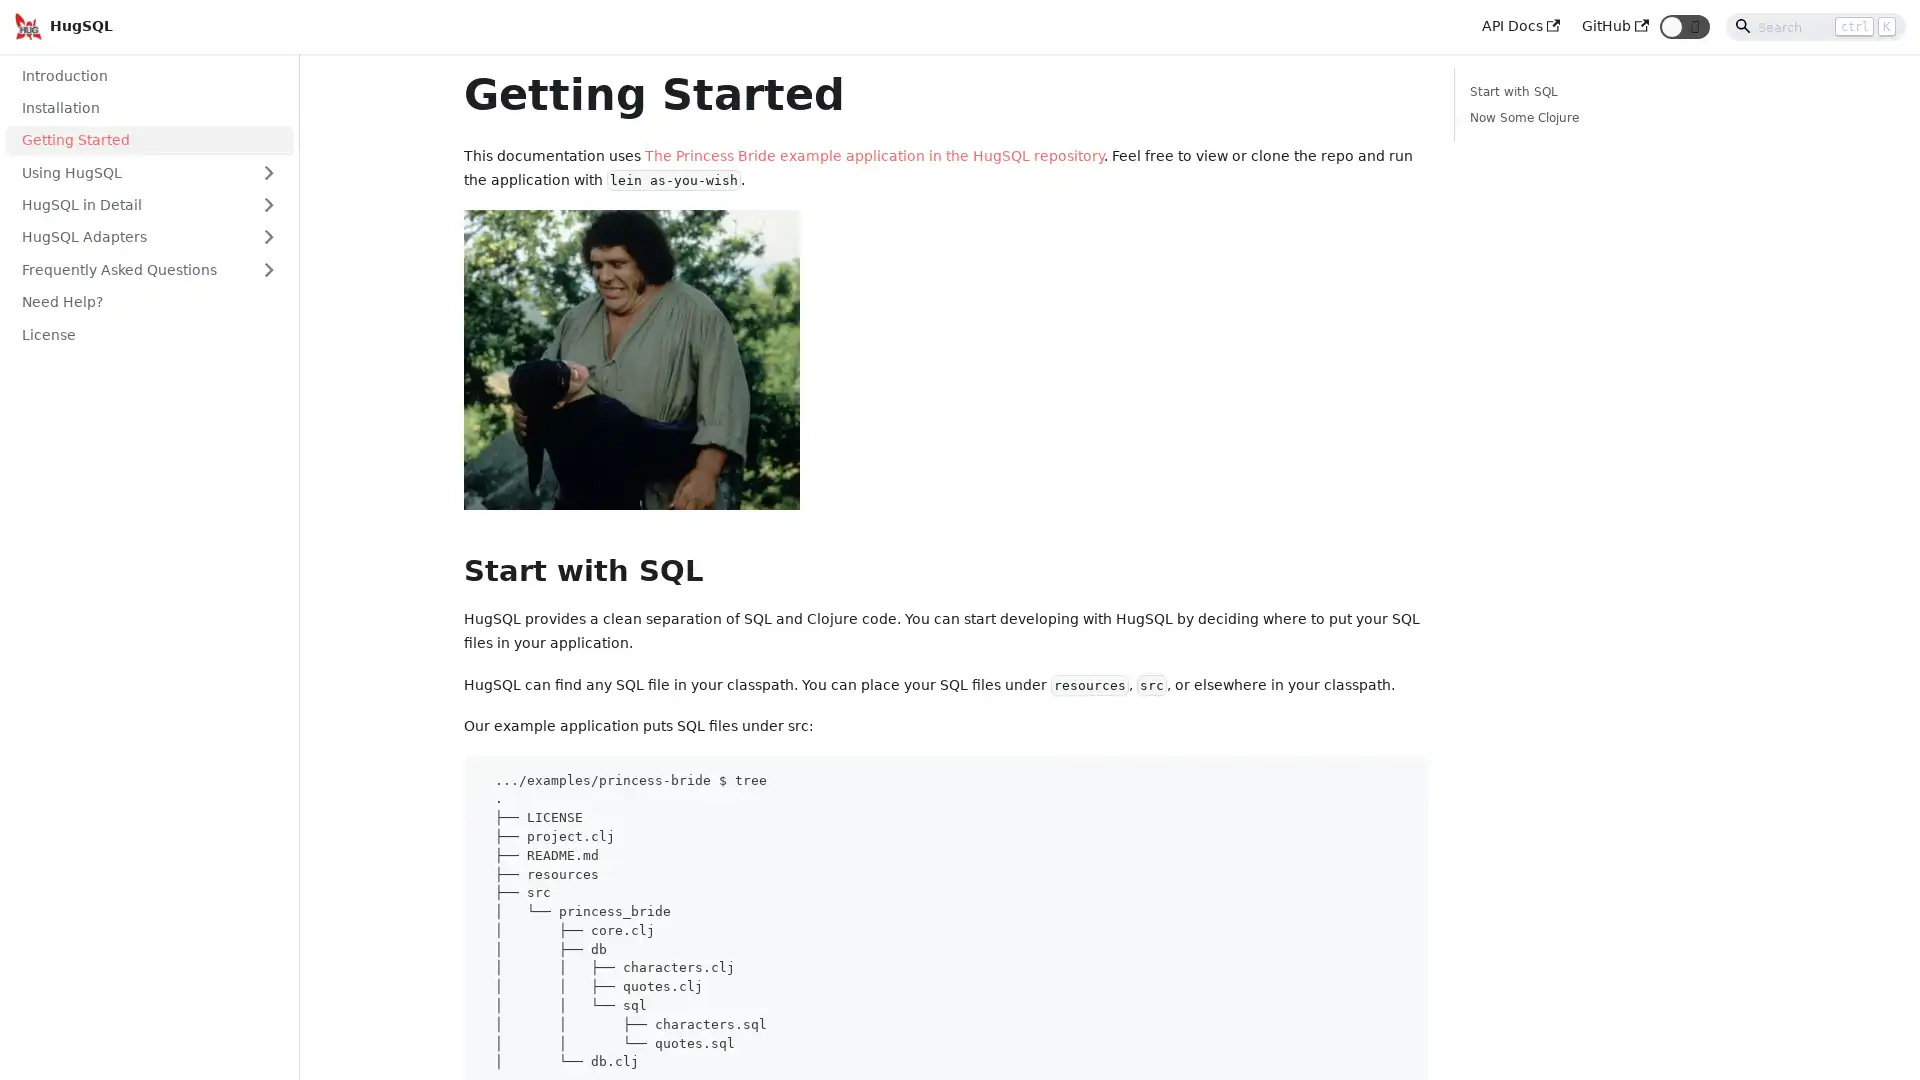  I want to click on Toggle the collapsible sidebar category 'Using HugSQL', so click(267, 171).